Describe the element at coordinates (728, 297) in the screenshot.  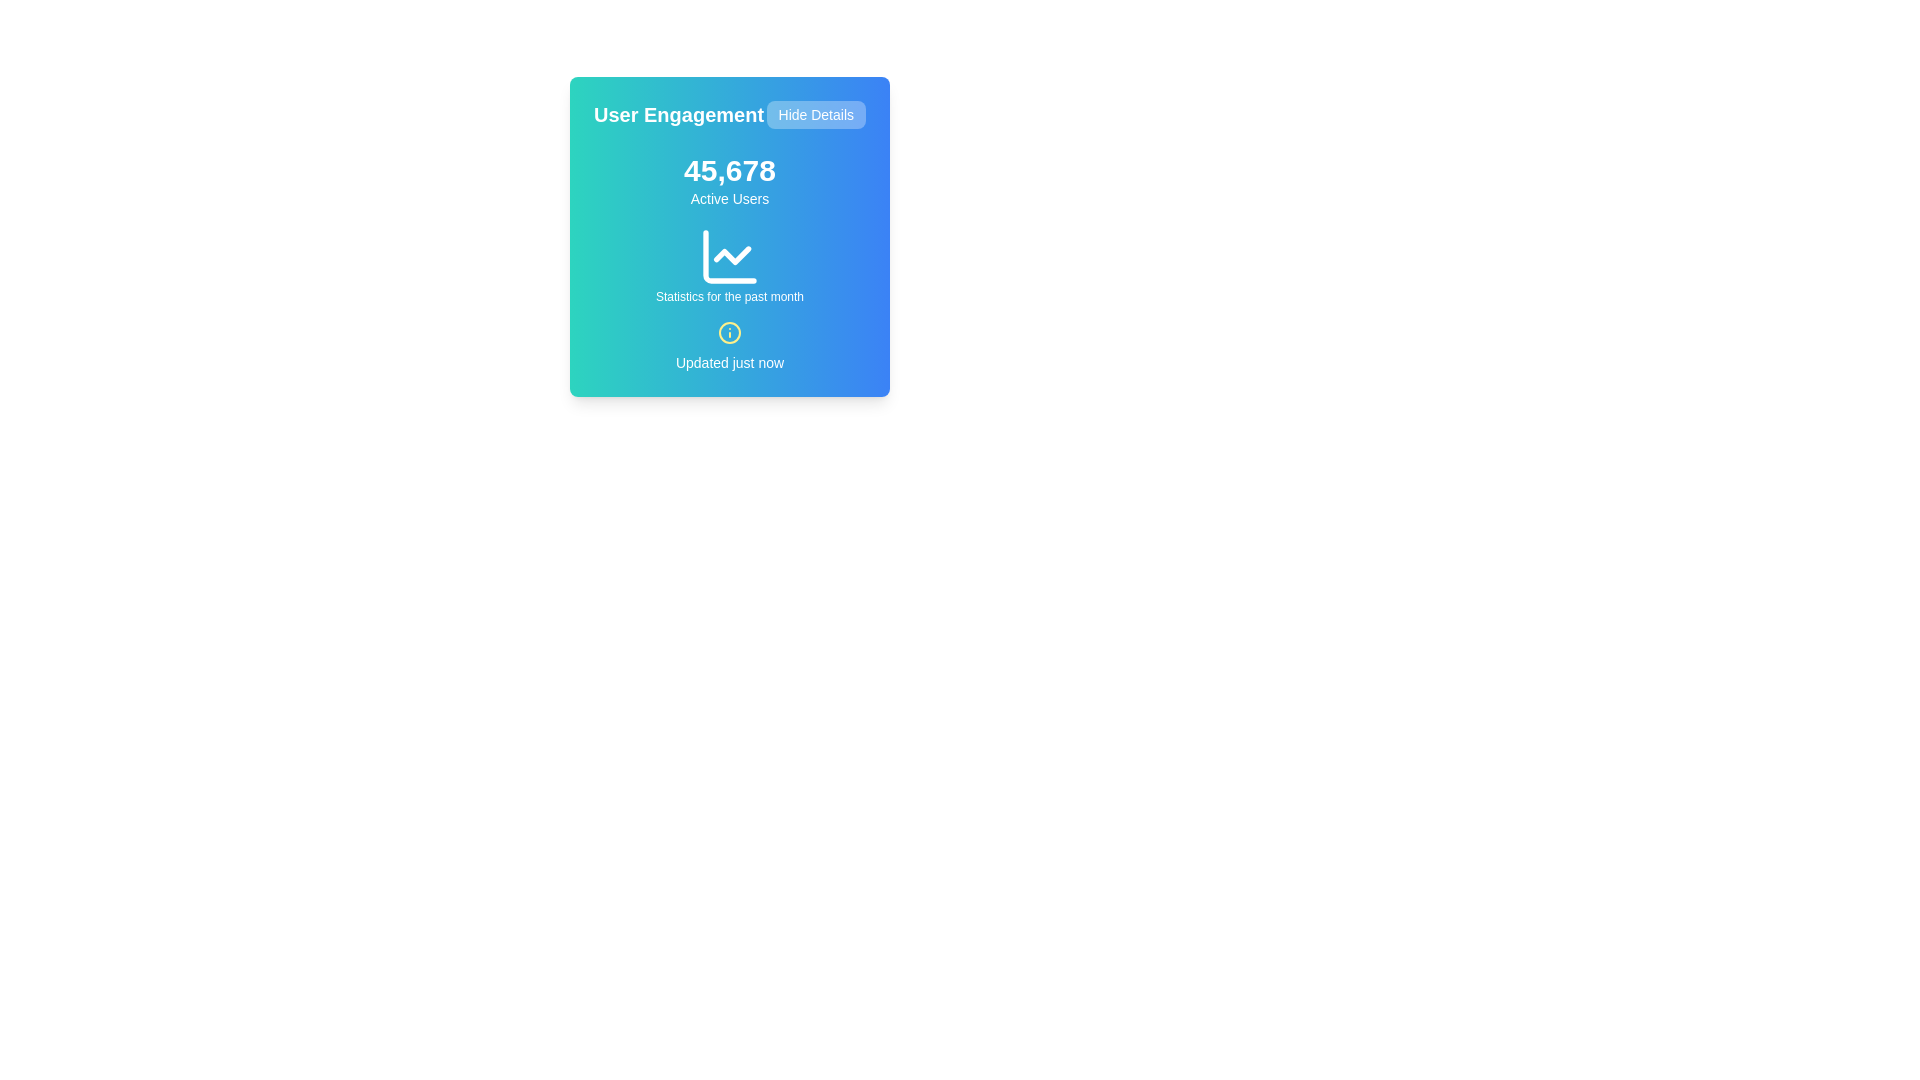
I see `the text label displaying 'Statistics for the past month', which is located in a blue-green card layout, below a chart icon` at that location.